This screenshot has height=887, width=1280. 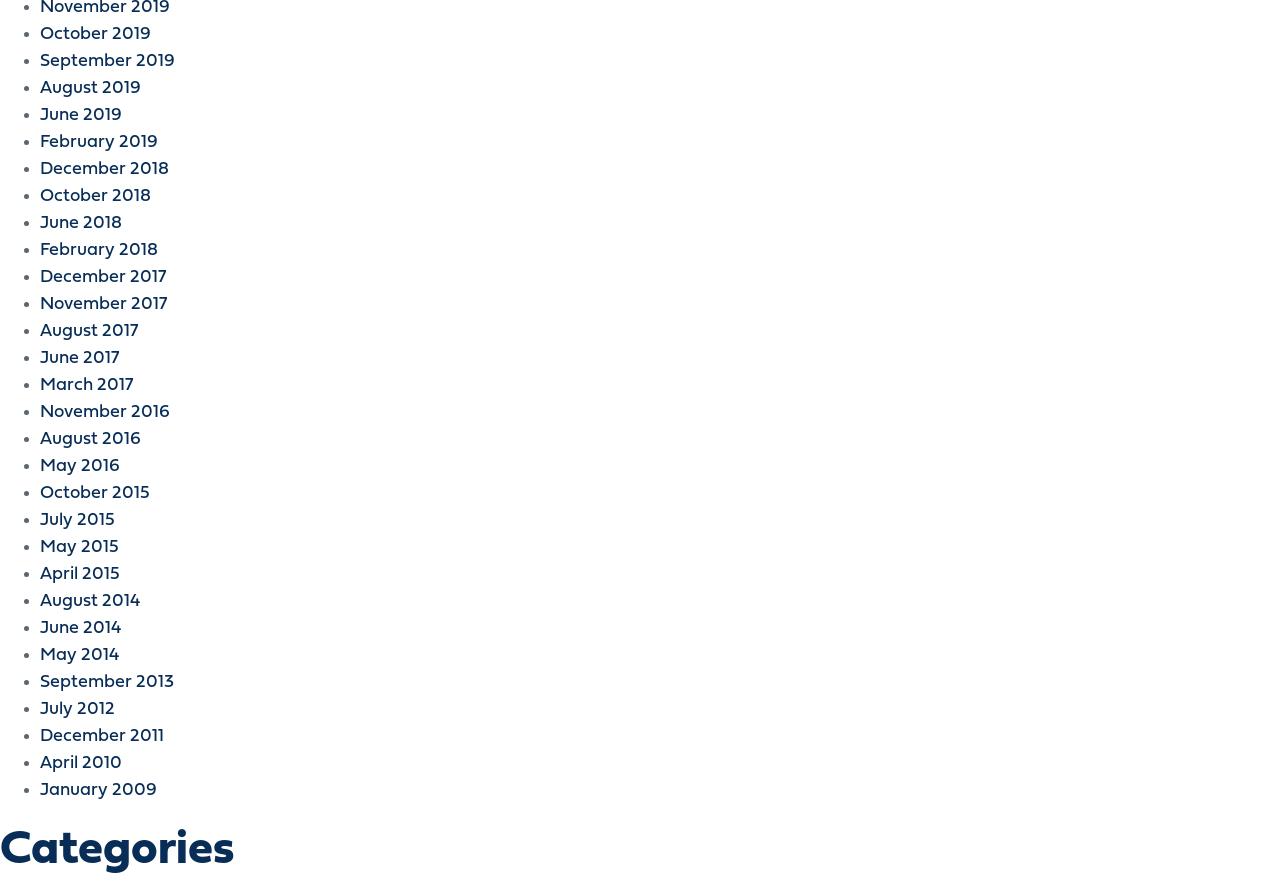 What do you see at coordinates (88, 601) in the screenshot?
I see `'August 2014'` at bounding box center [88, 601].